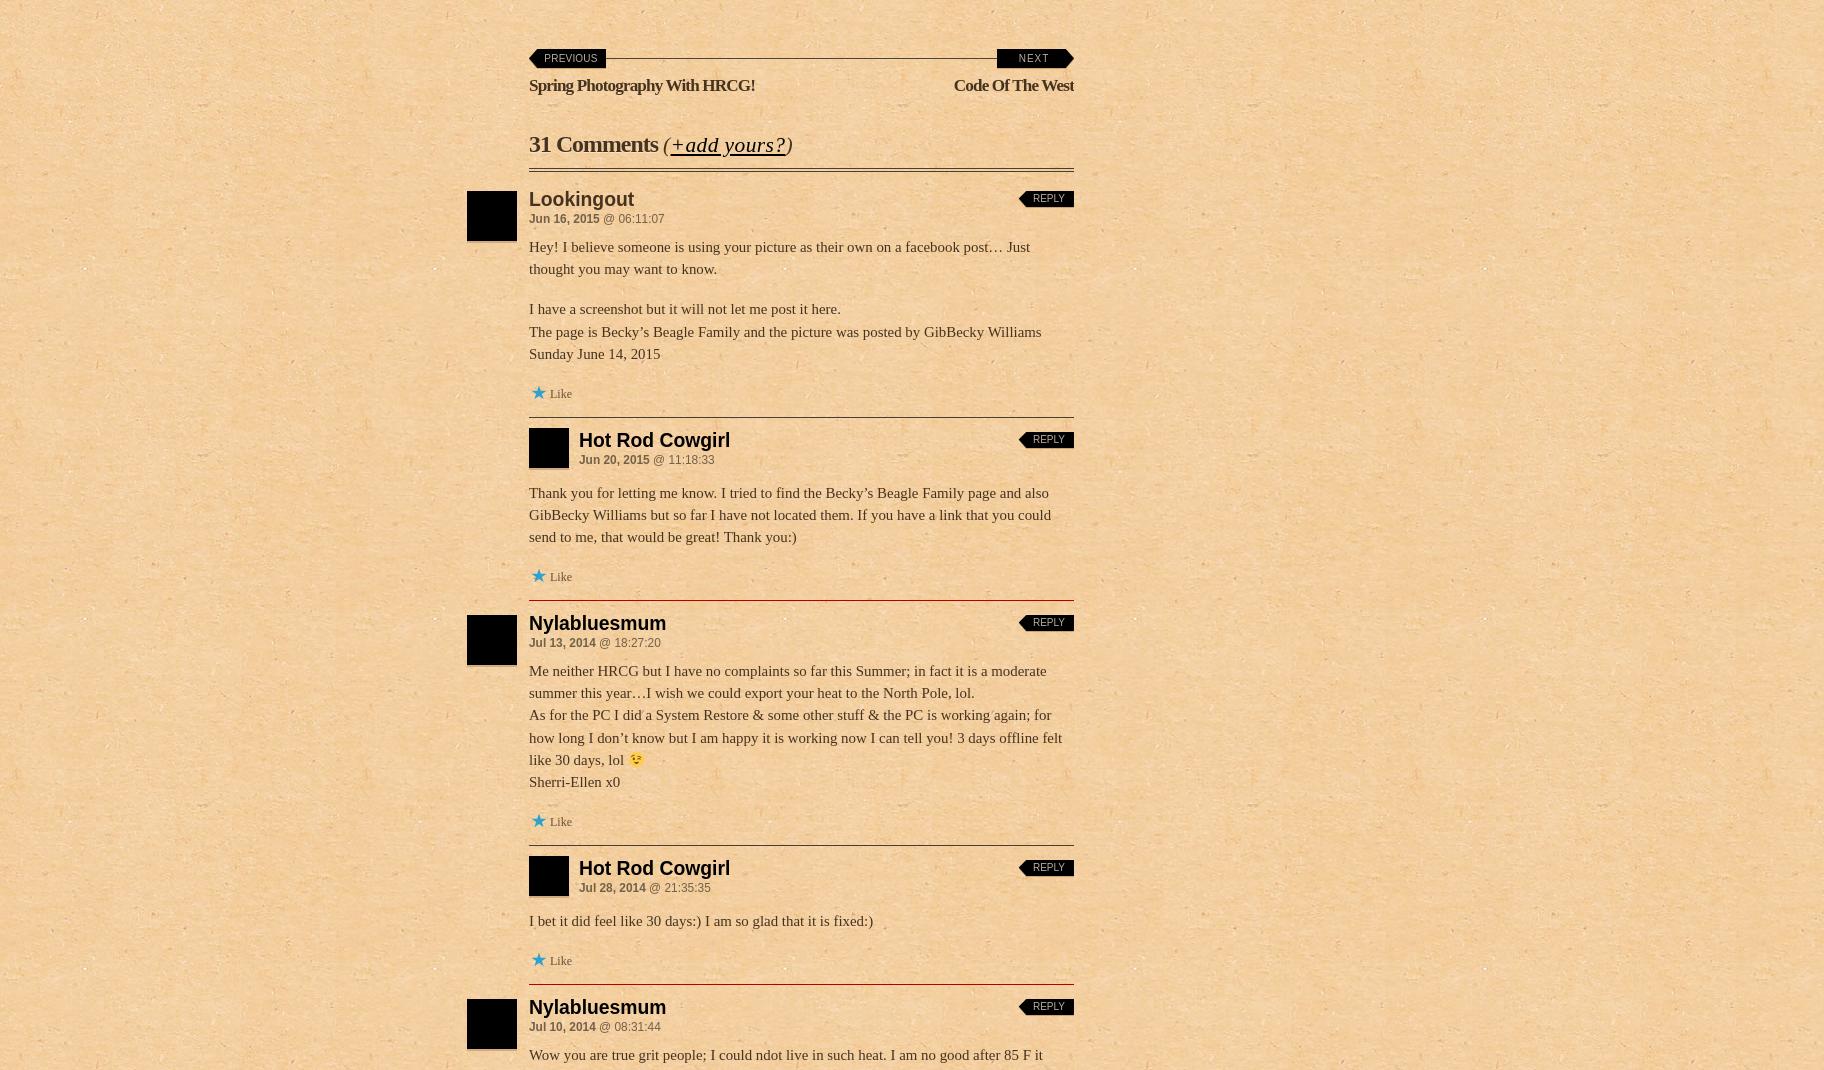  Describe the element at coordinates (580, 198) in the screenshot. I see `'Lookingout'` at that location.